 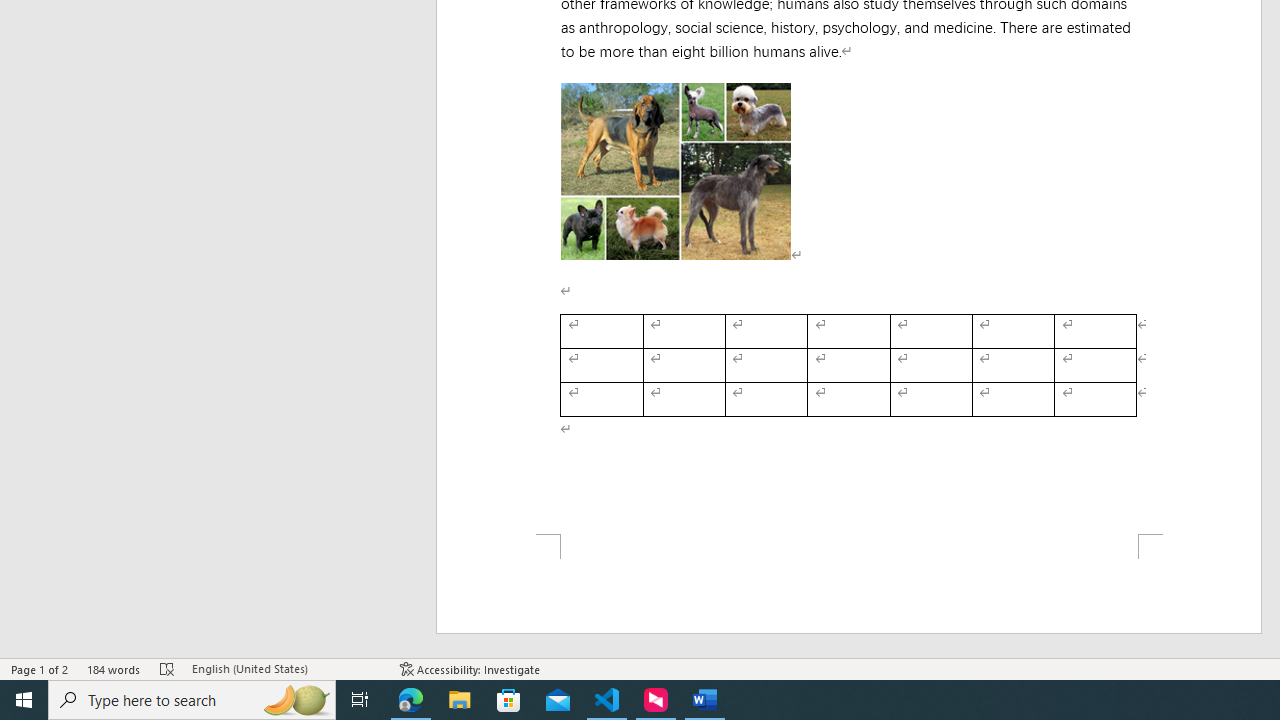 I want to click on 'Word - 1 running window', so click(x=705, y=698).